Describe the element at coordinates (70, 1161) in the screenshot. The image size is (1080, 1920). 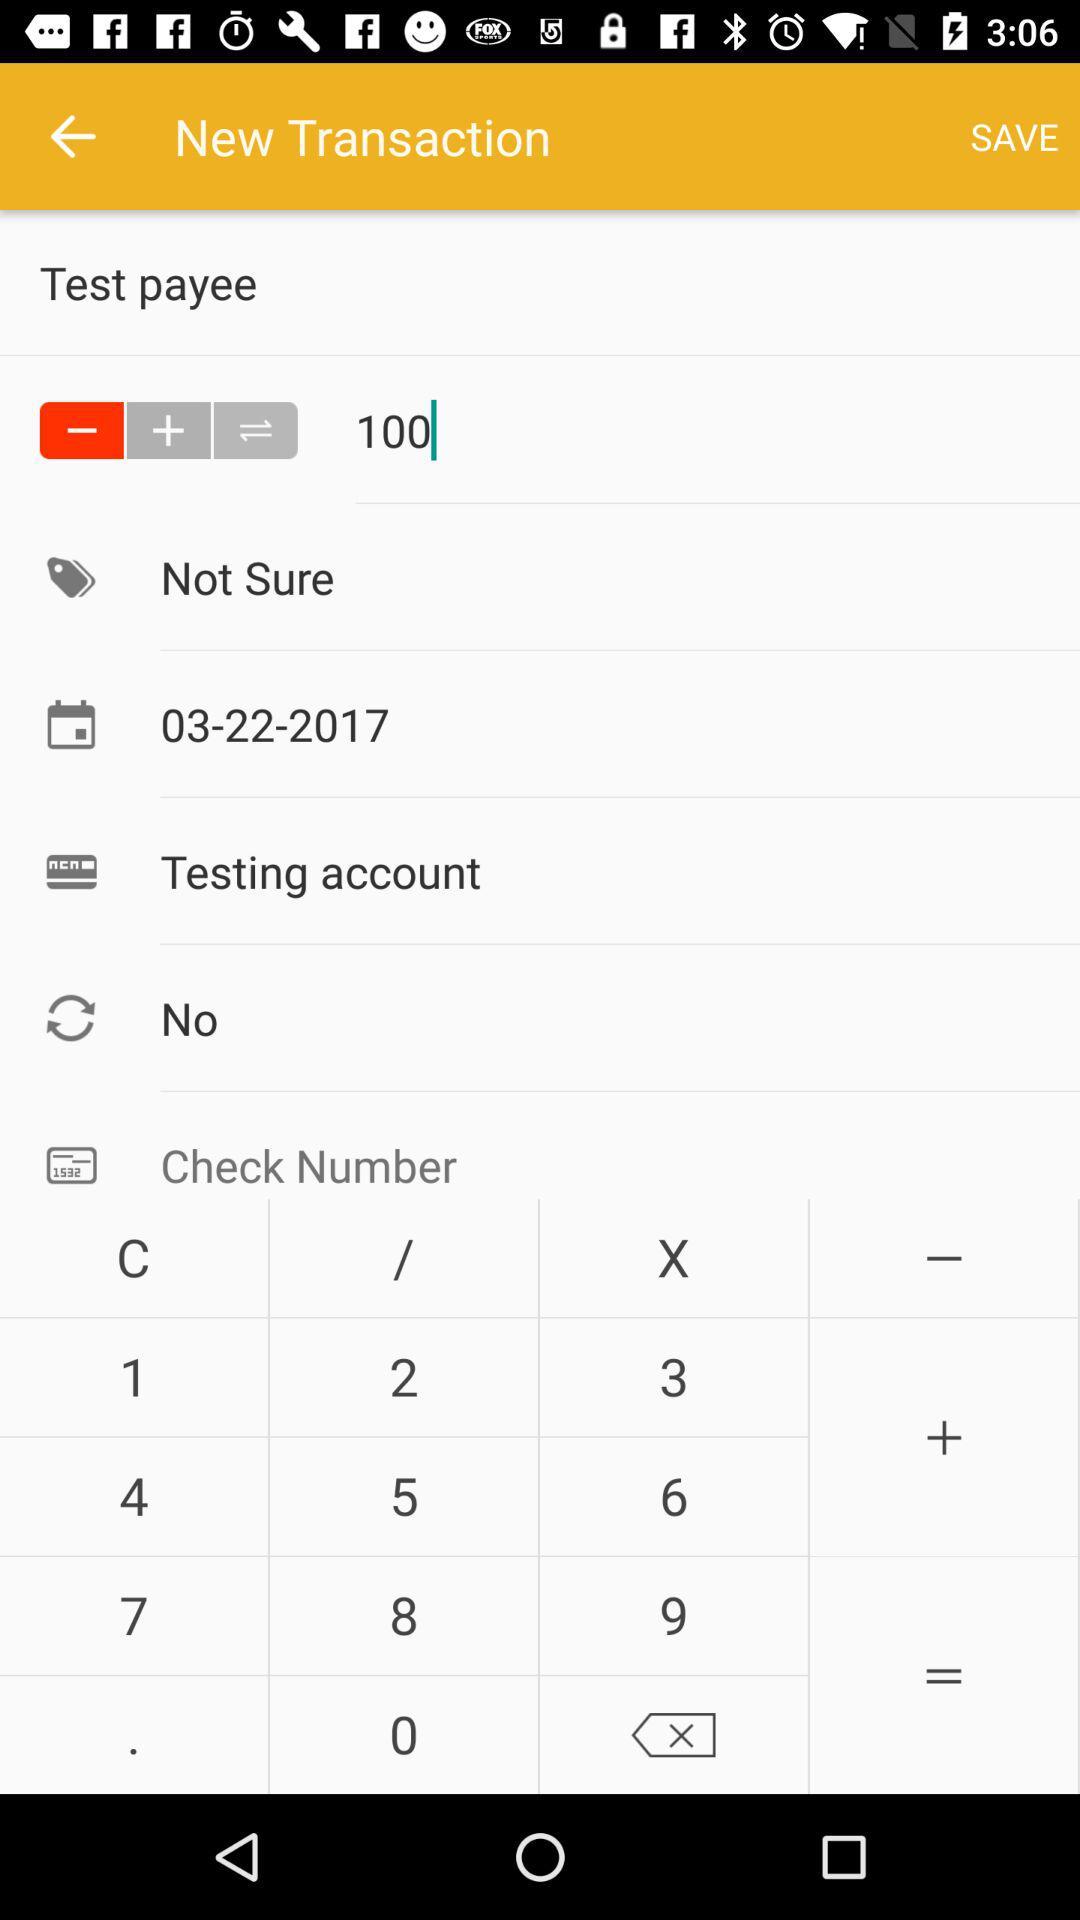
I see `icon left to text check number` at that location.